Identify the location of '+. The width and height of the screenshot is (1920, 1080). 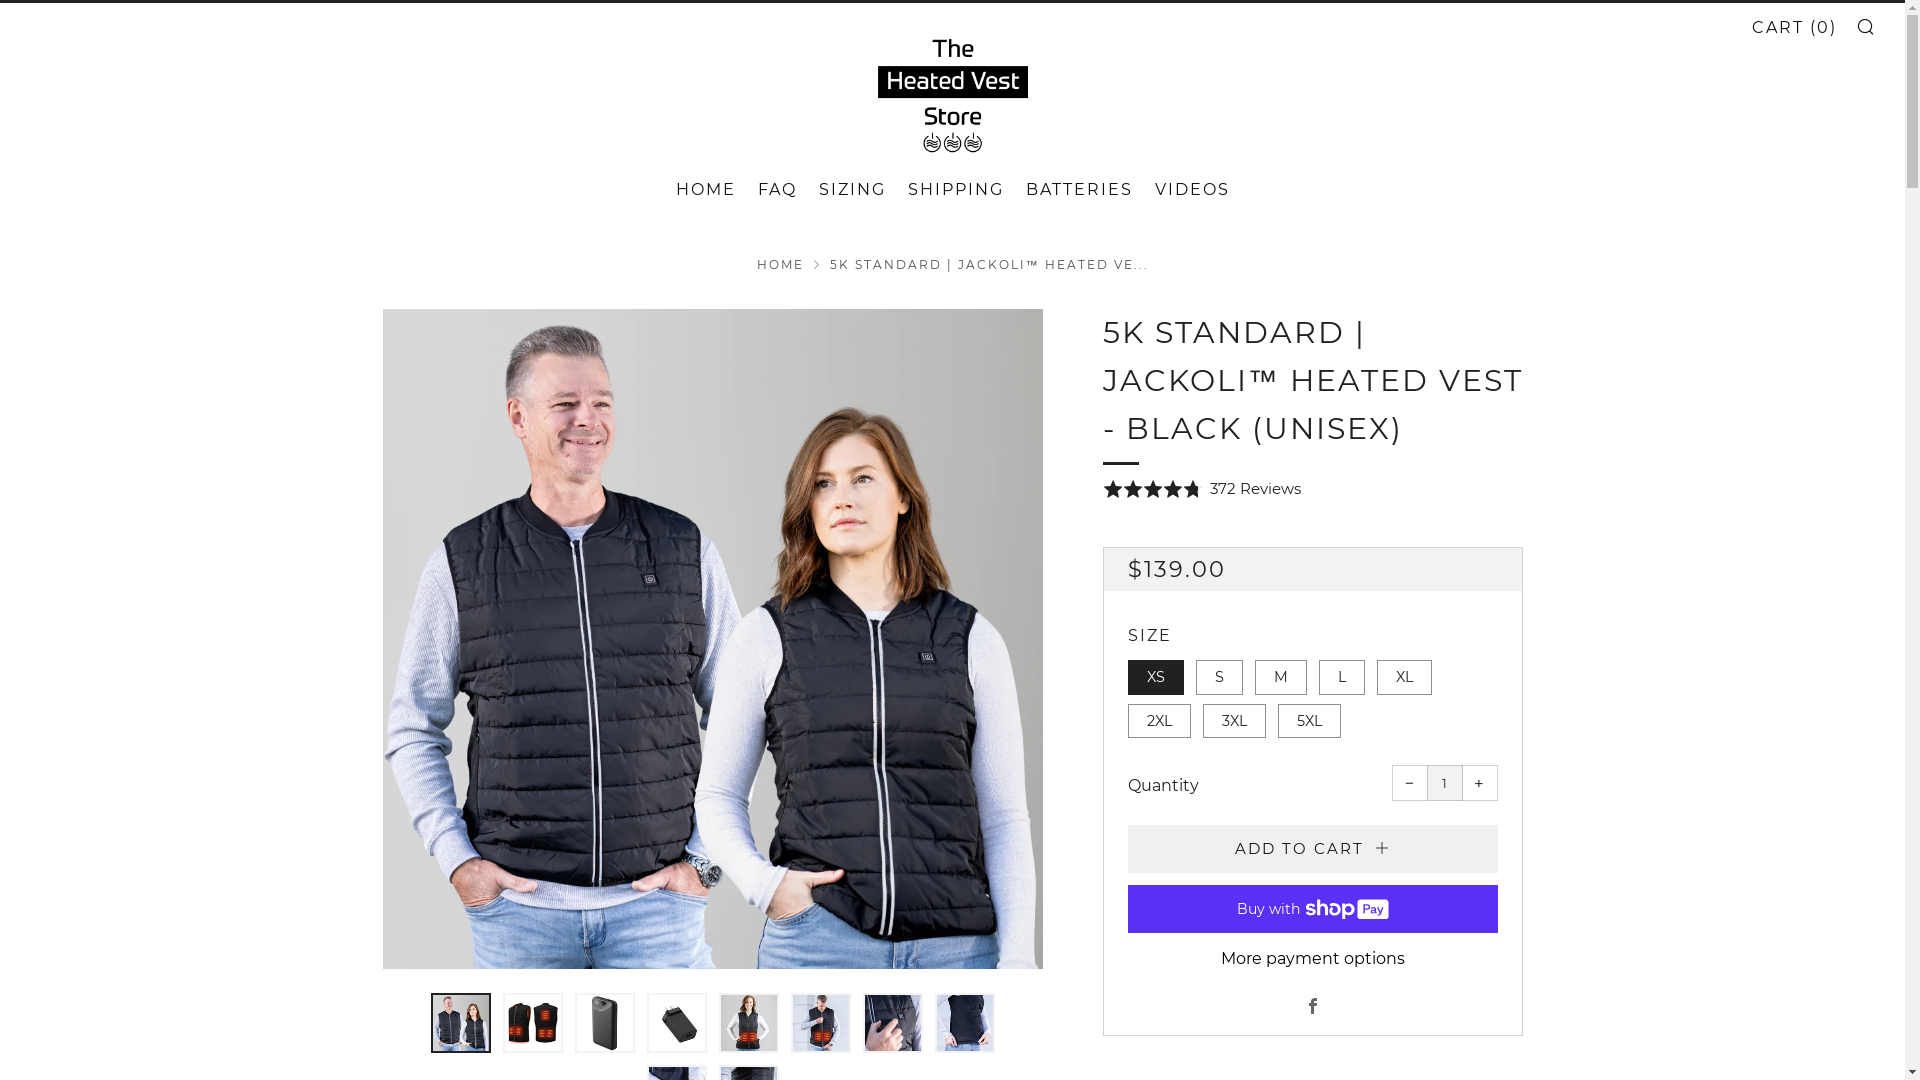
(1479, 782).